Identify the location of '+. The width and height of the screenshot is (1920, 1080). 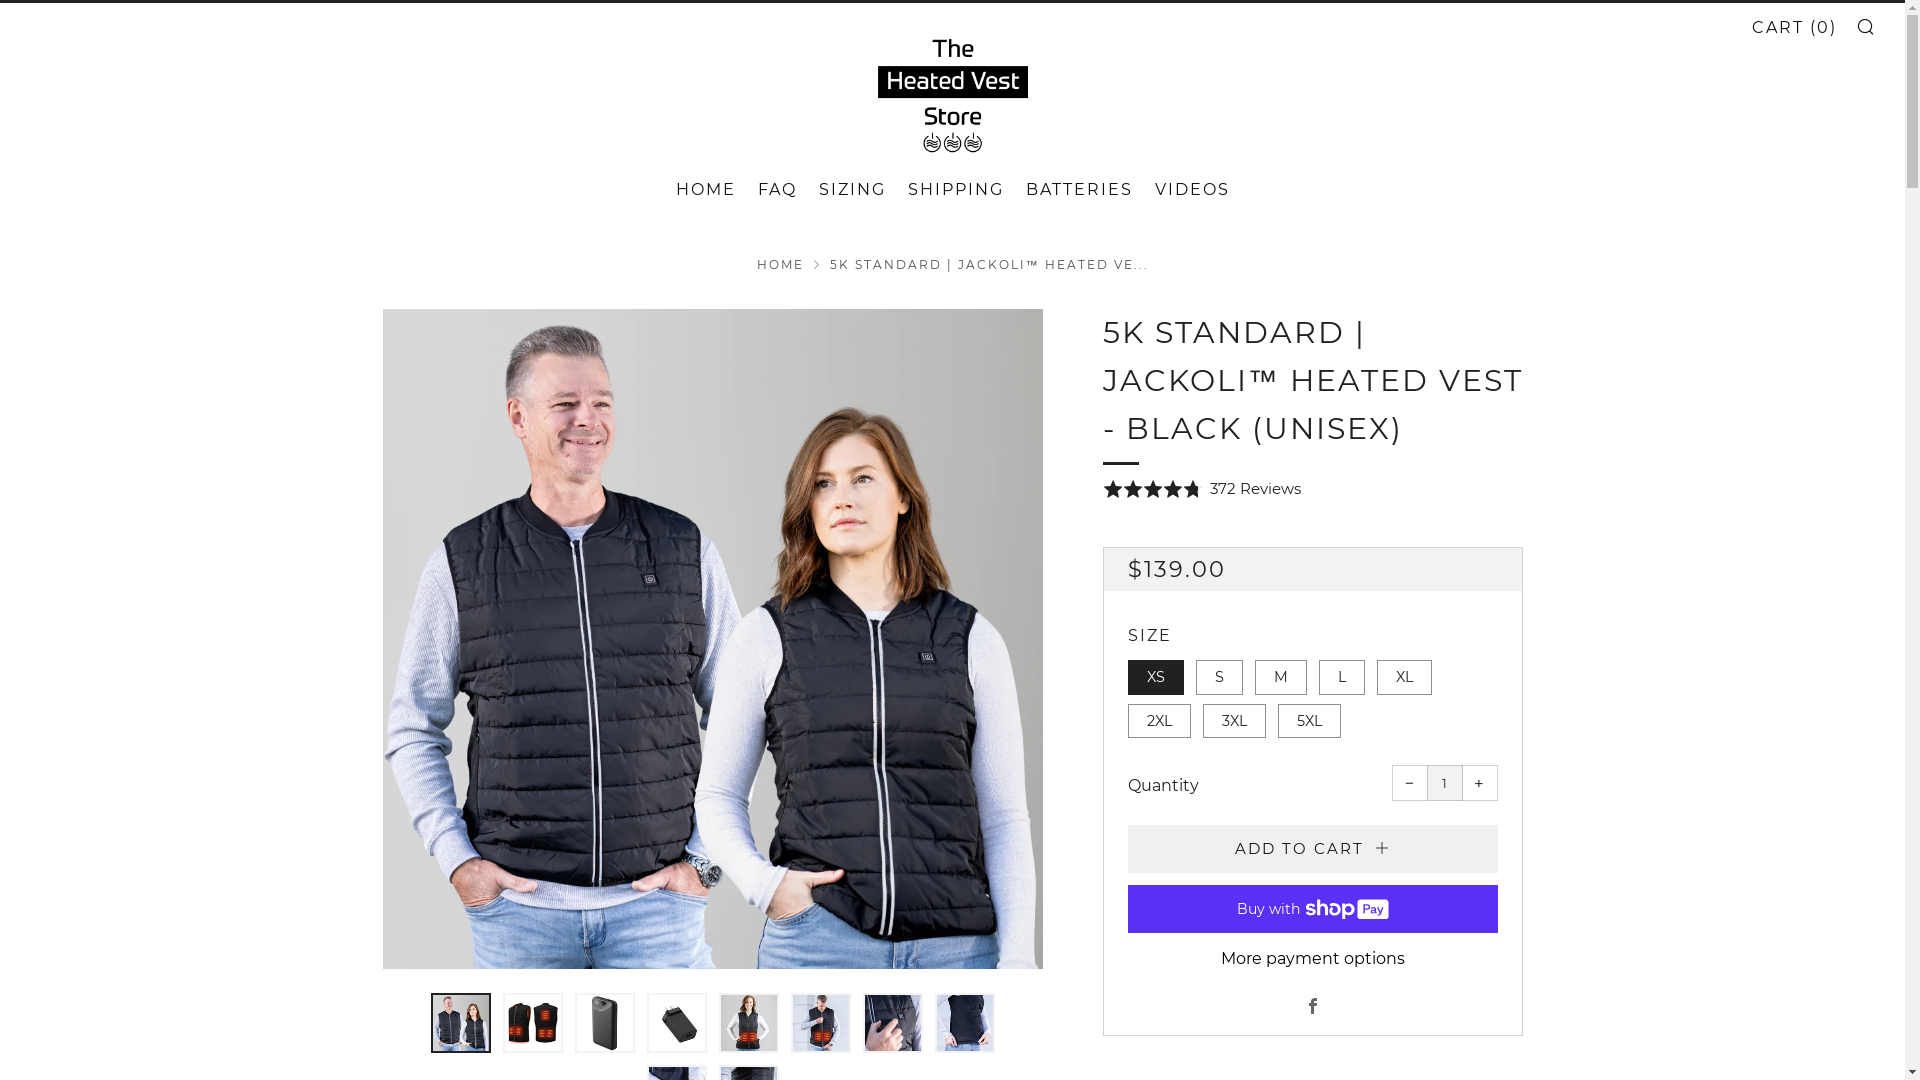
(1479, 782).